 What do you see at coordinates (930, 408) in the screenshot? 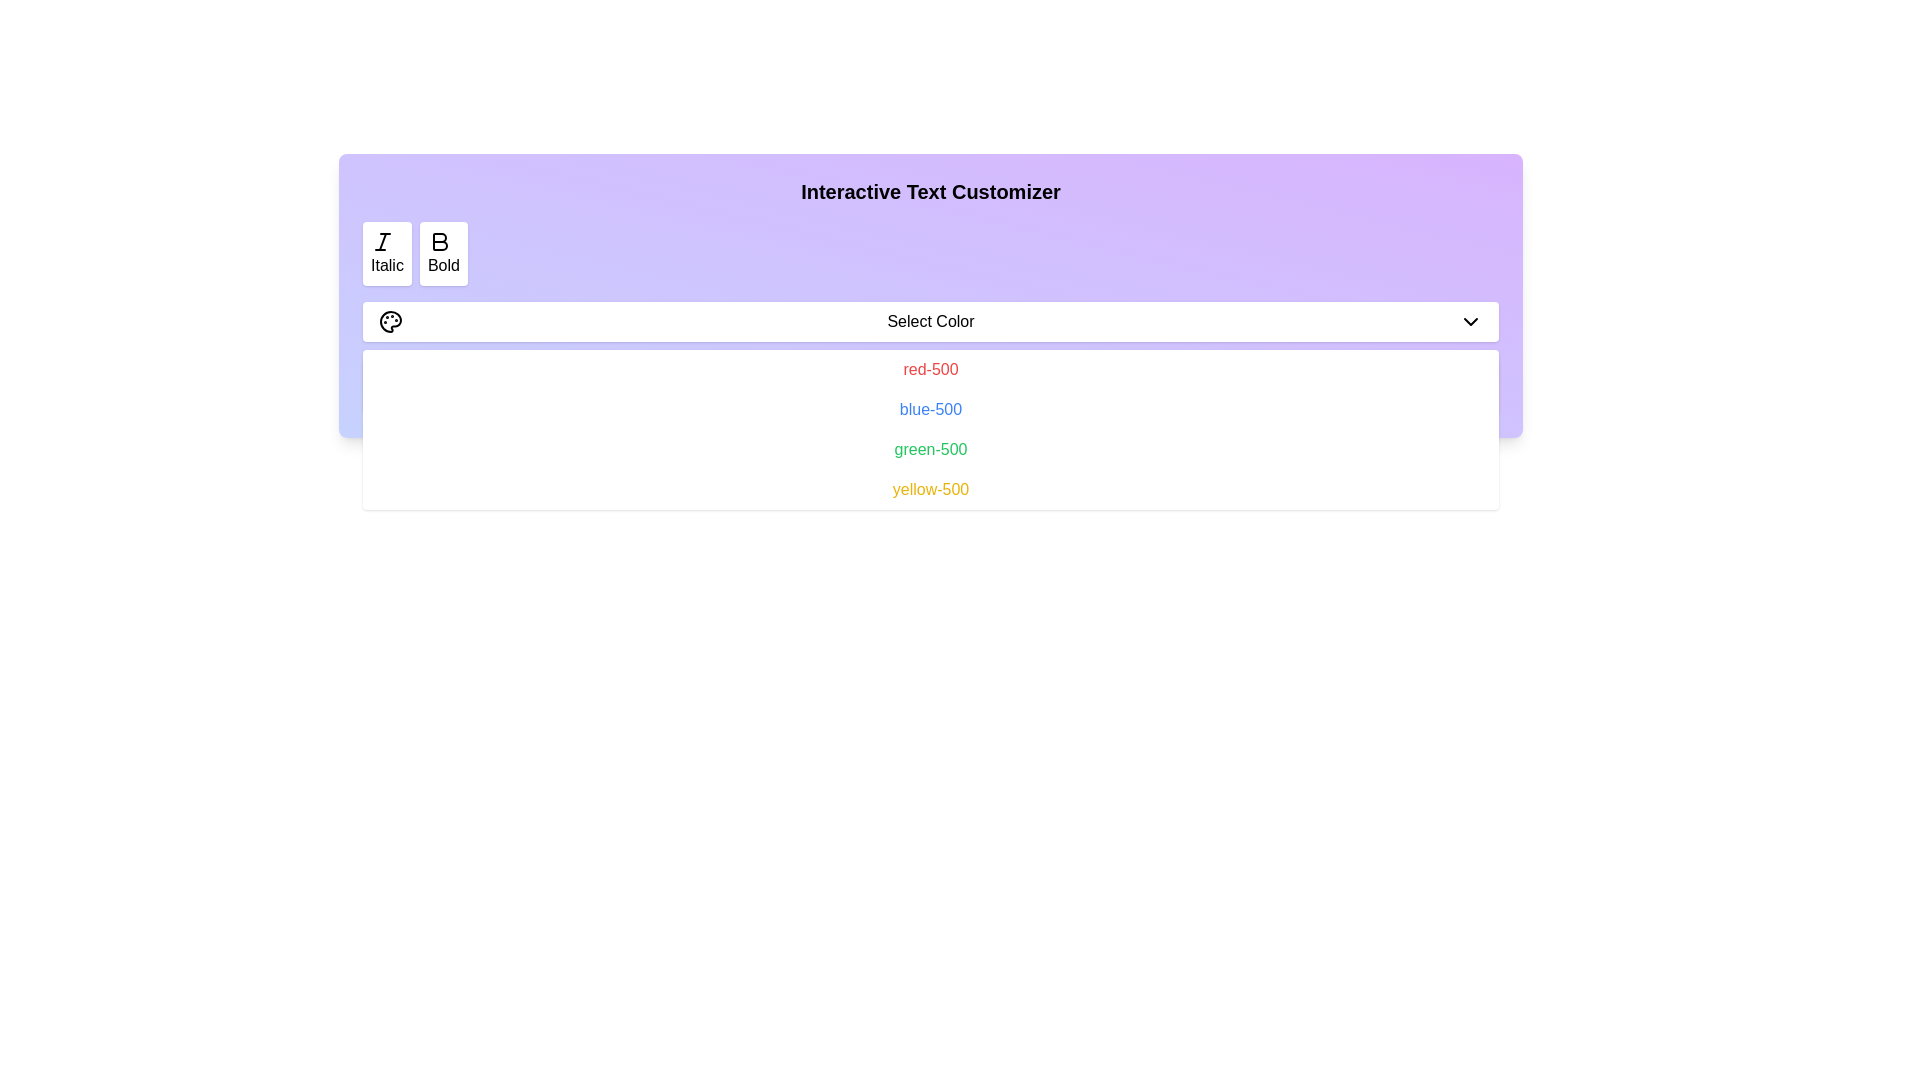
I see `the 'blue-500' option in the dropdown menu` at bounding box center [930, 408].